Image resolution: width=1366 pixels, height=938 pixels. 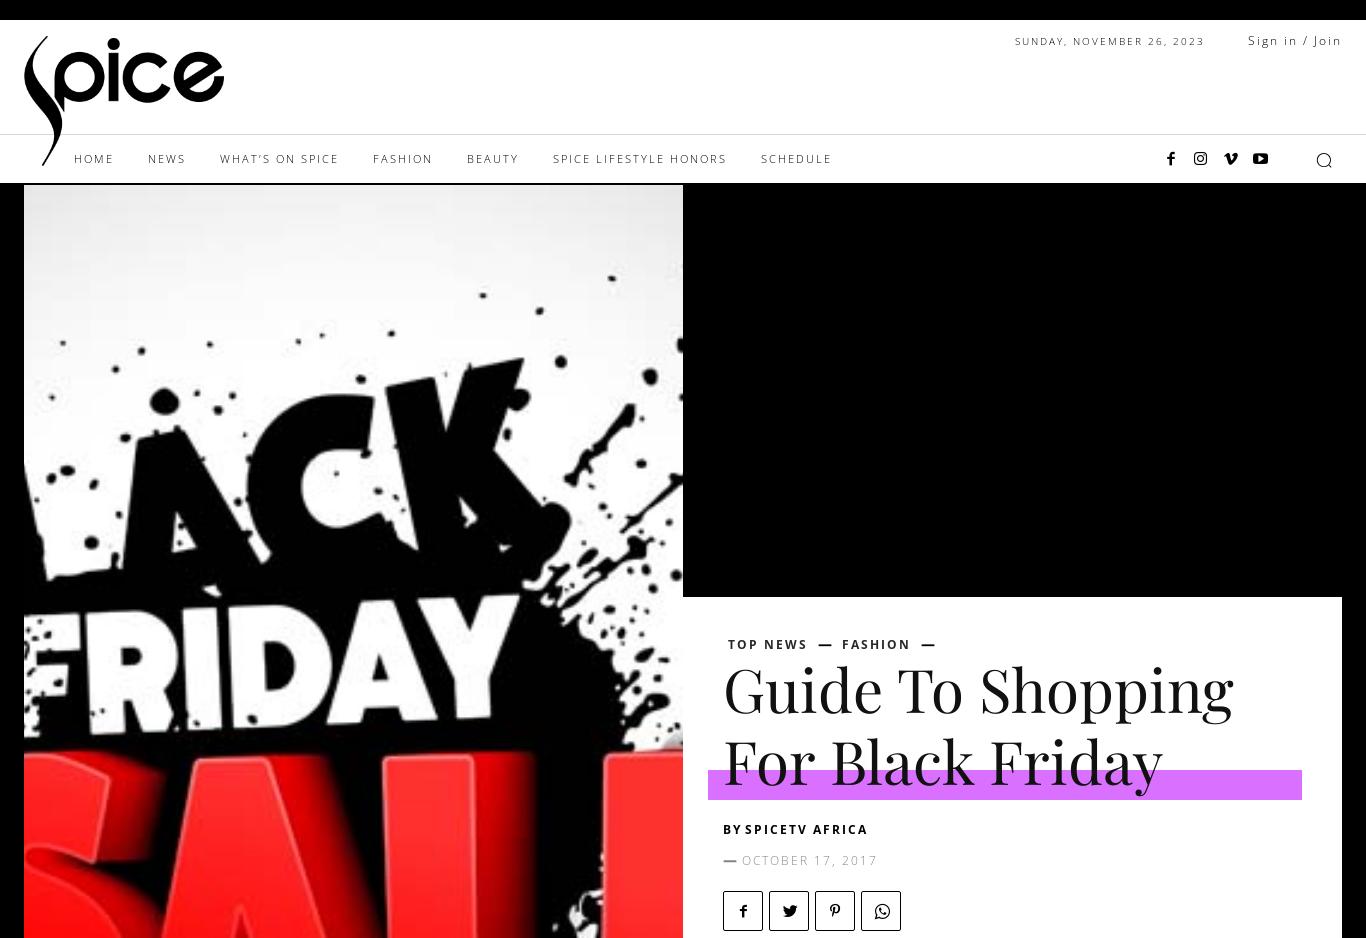 What do you see at coordinates (809, 859) in the screenshot?
I see `'October 17, 2017'` at bounding box center [809, 859].